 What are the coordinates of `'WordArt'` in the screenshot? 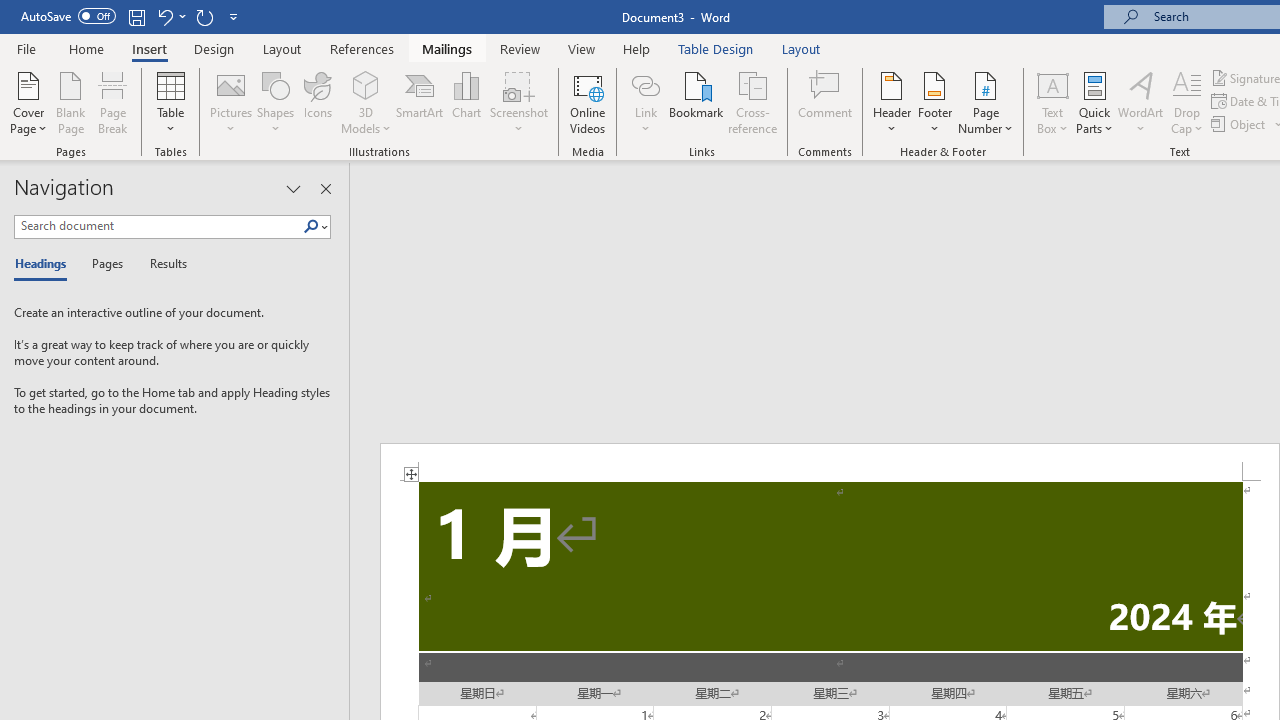 It's located at (1141, 103).